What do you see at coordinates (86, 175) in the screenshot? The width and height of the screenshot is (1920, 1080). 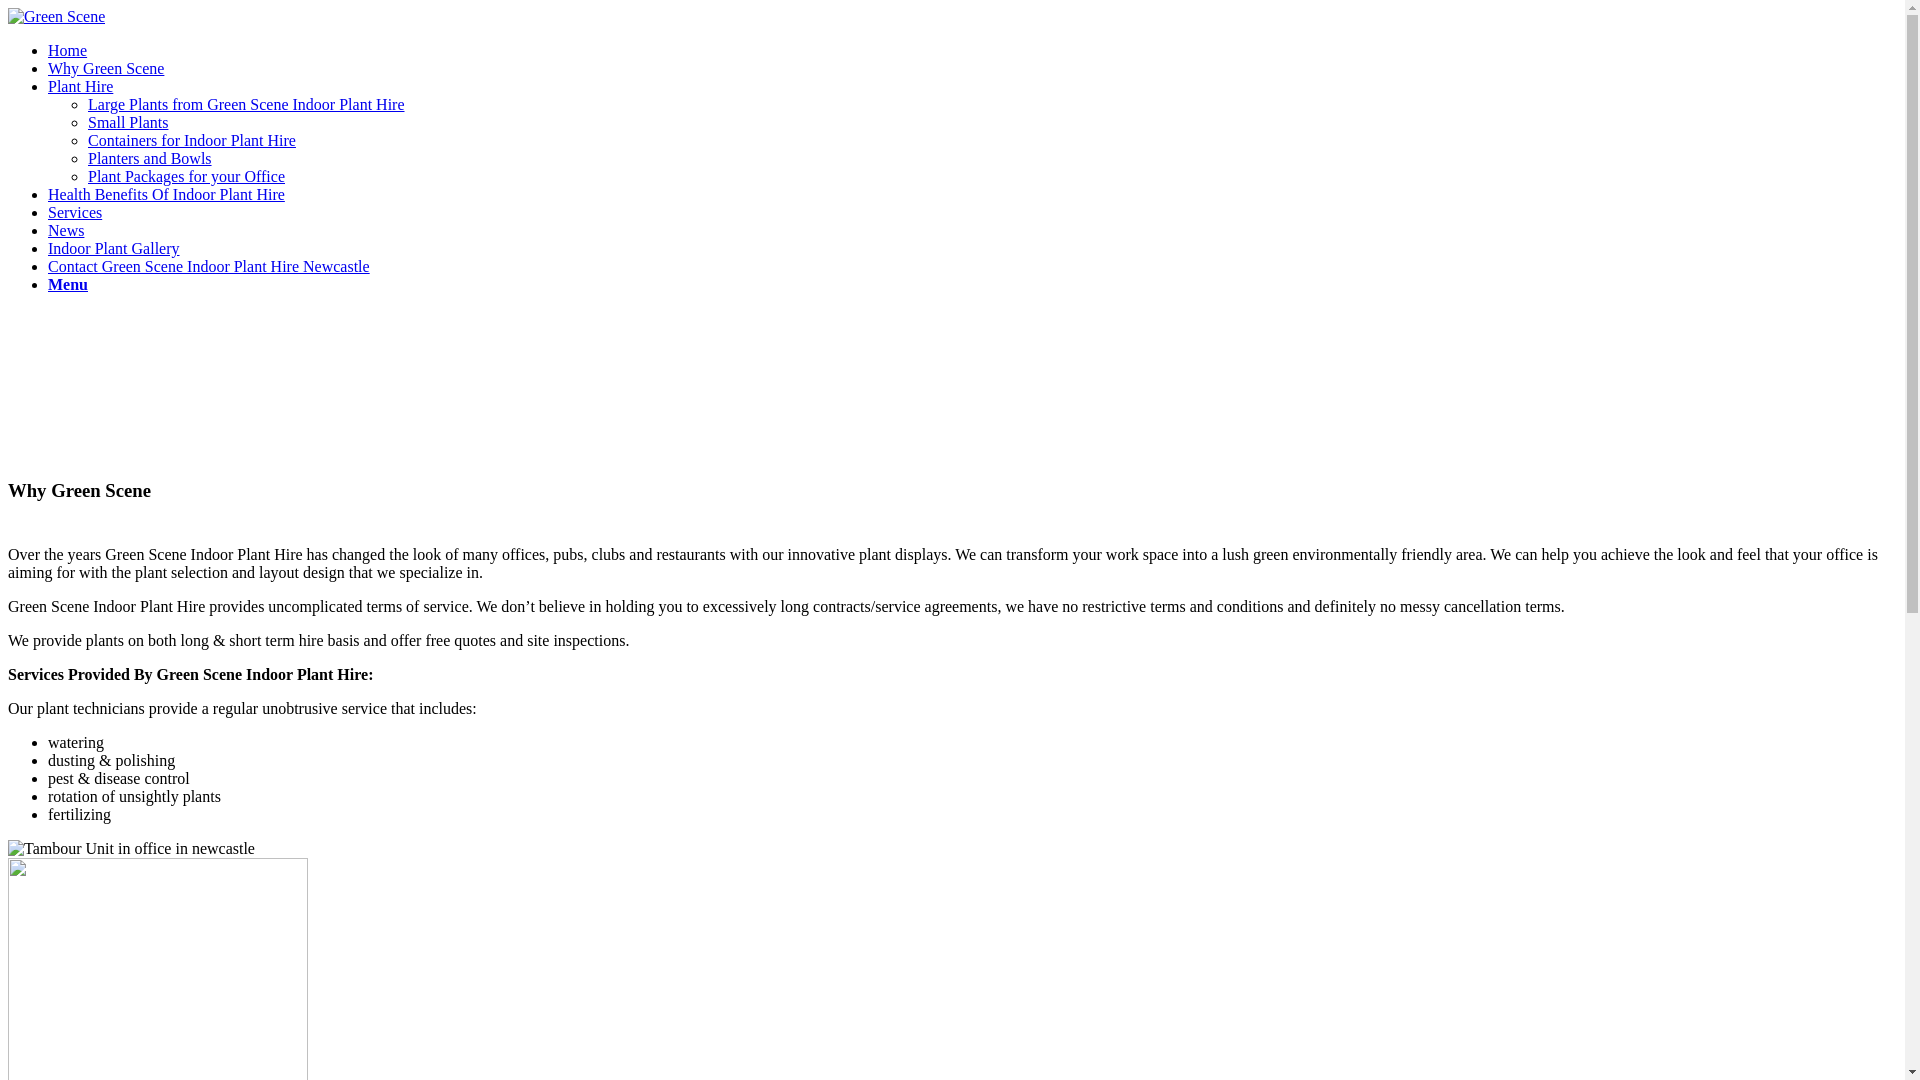 I see `'Plant Packages for your Office'` at bounding box center [86, 175].